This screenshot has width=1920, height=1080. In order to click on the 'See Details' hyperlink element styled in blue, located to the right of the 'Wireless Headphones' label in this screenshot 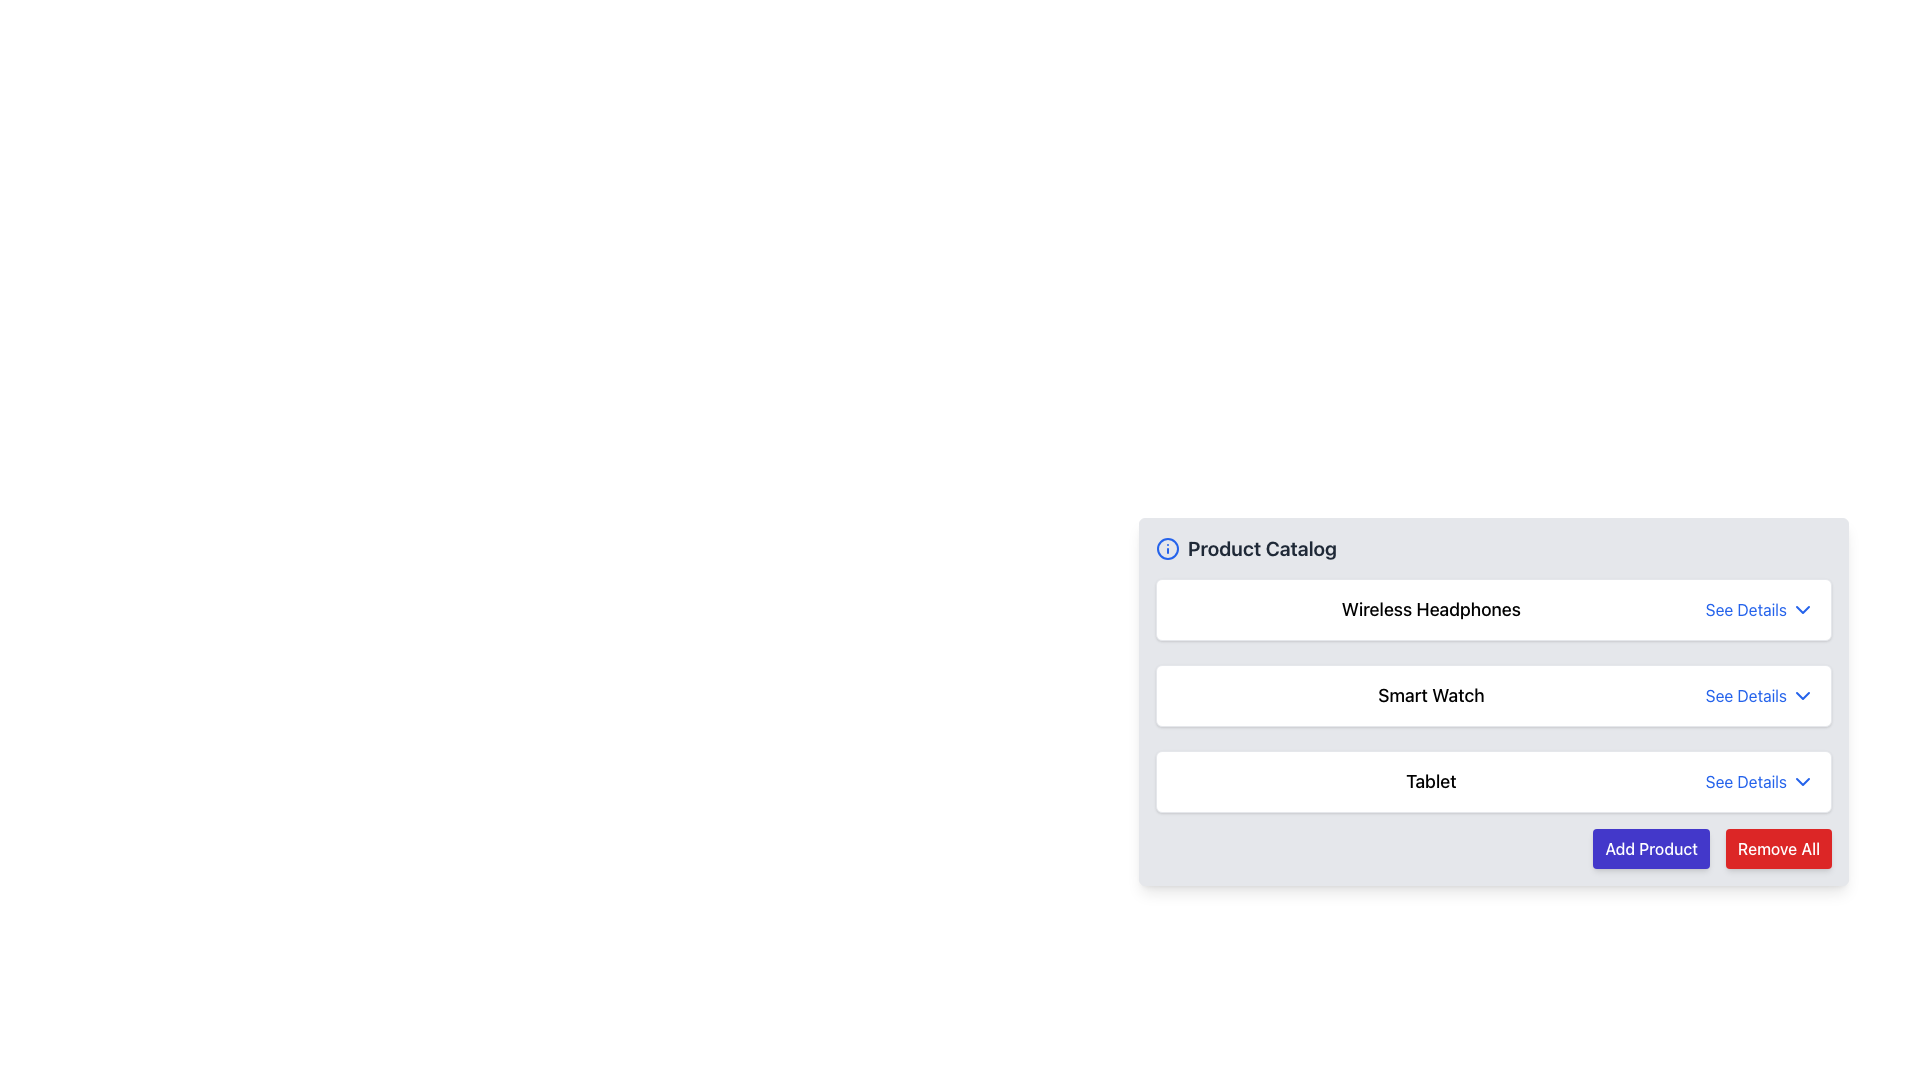, I will do `click(1760, 608)`.